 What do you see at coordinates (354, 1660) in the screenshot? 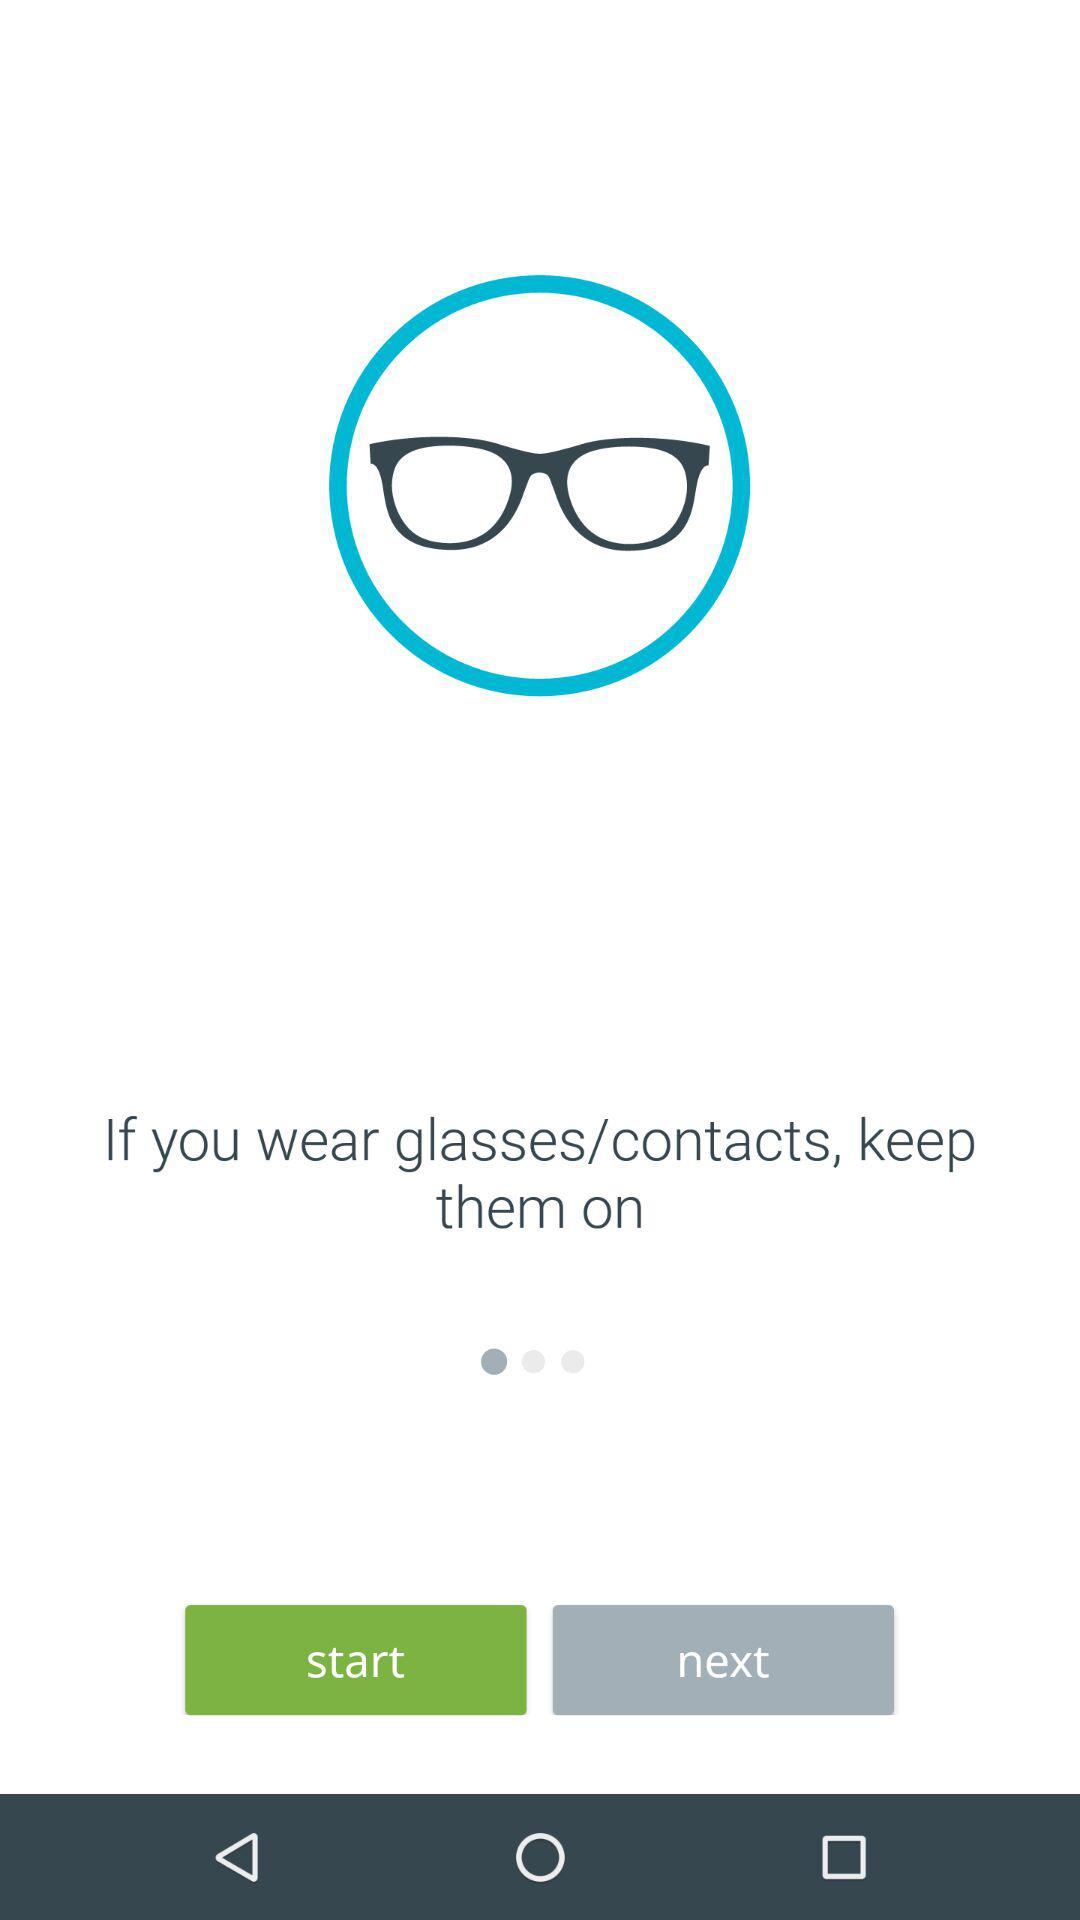
I see `icon at the bottom left corner` at bounding box center [354, 1660].